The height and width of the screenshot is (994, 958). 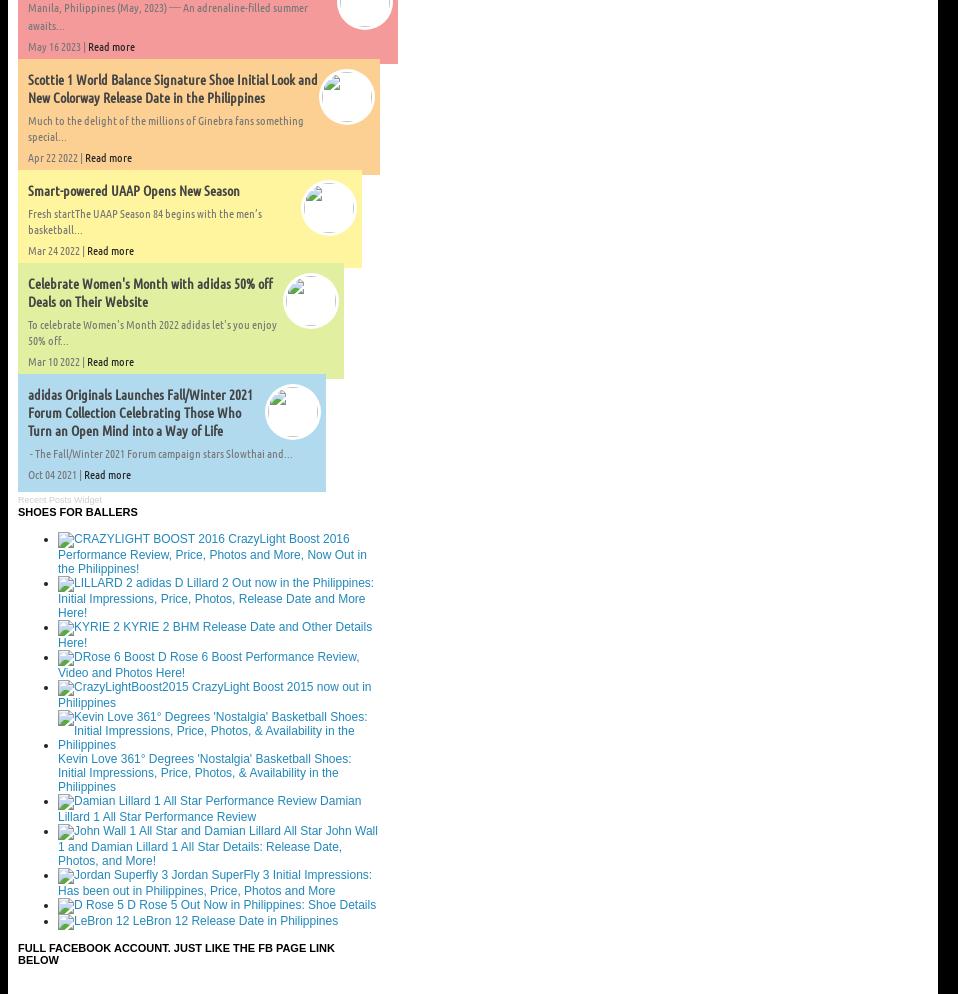 I want to click on 'Much to the delight of the millions of Ginebra fans something special...', so click(x=26, y=127).